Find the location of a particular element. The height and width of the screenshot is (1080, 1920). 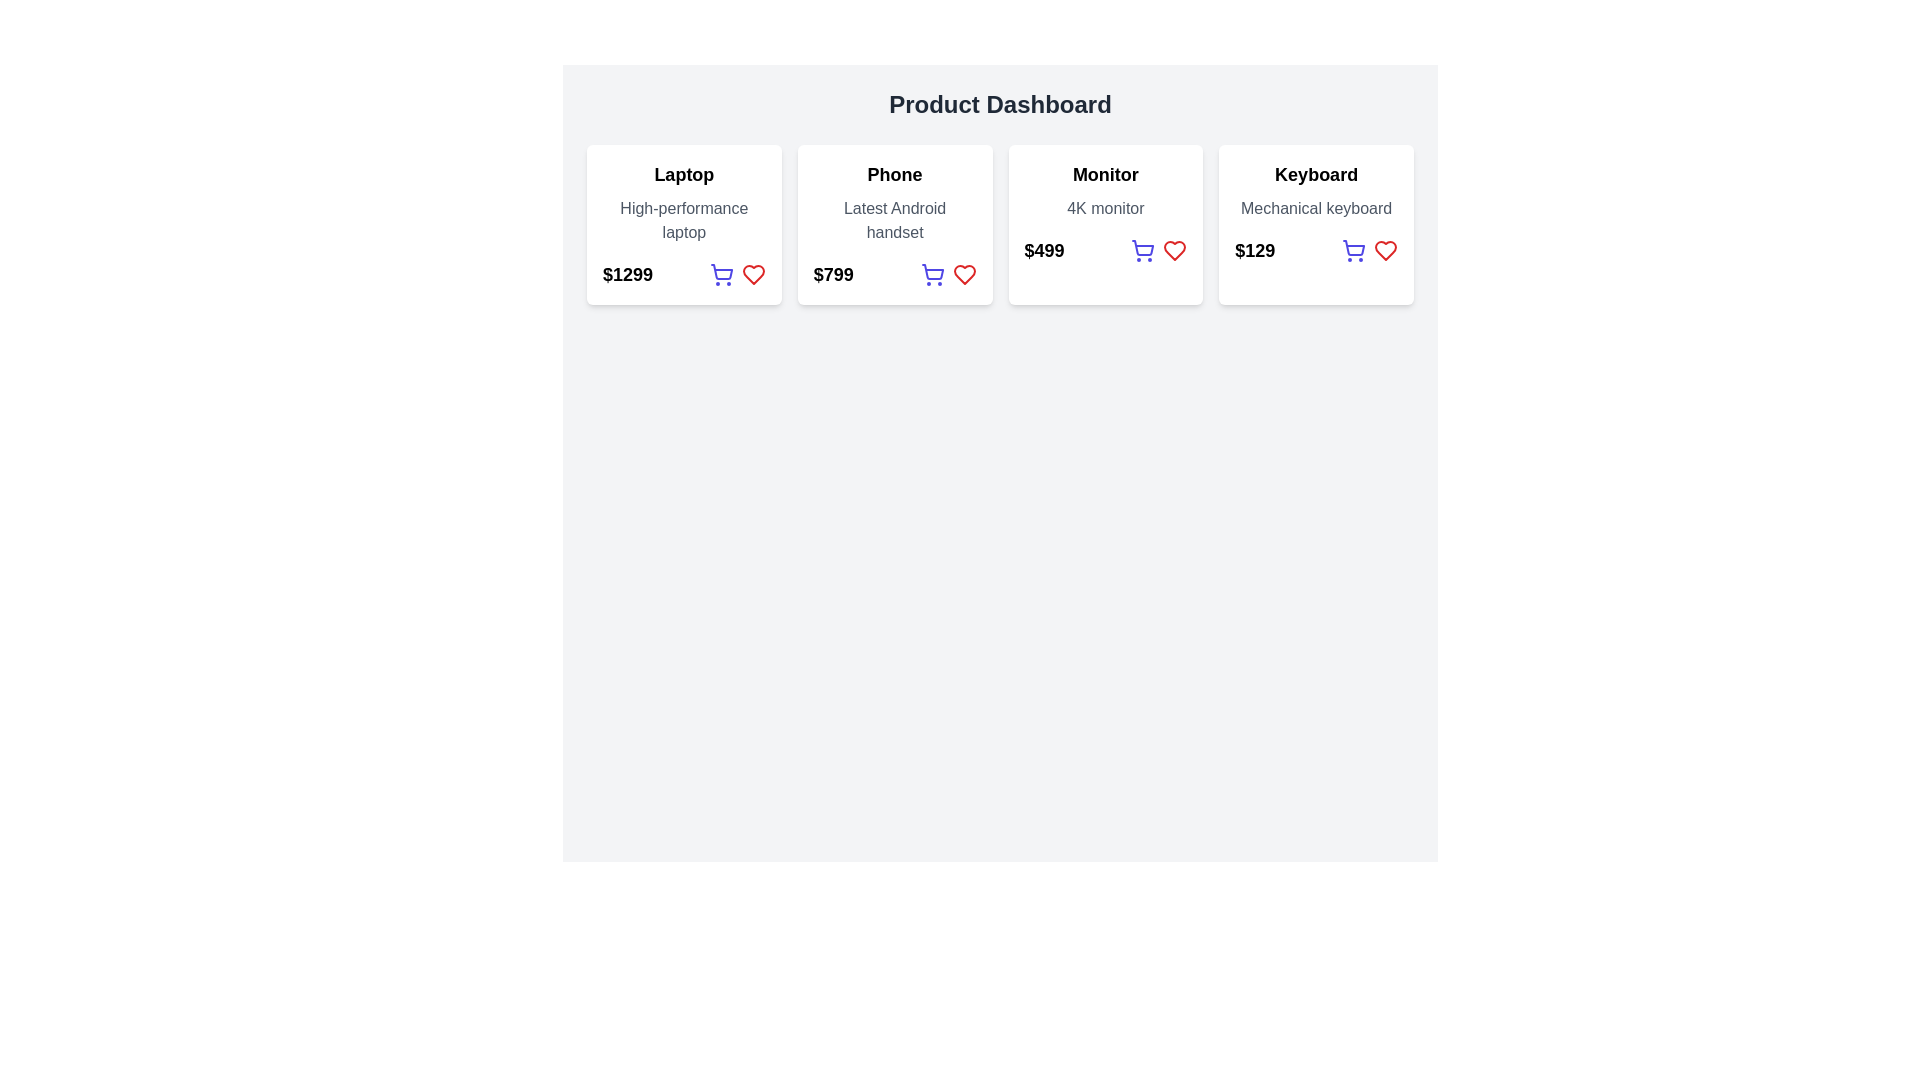

the wishlist toggle button (heart icon) located at the bottom-right corner of the Laptop product card is located at coordinates (752, 274).